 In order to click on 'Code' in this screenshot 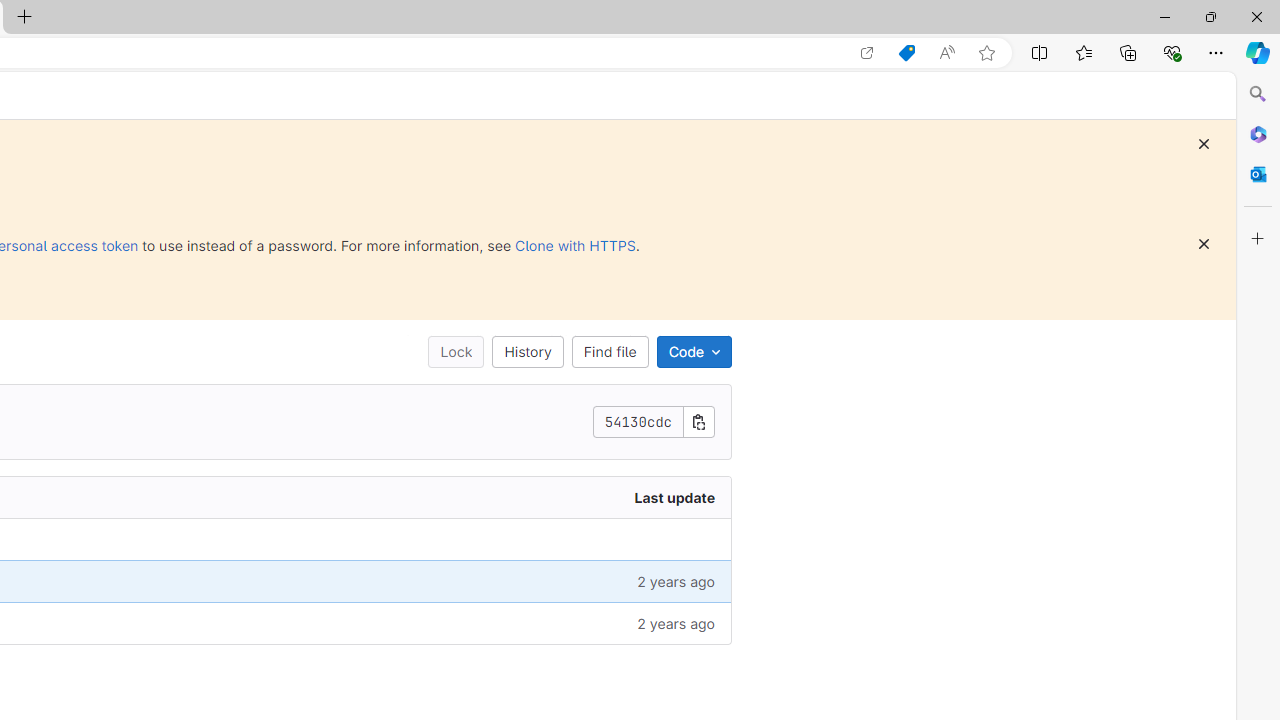, I will do `click(693, 351)`.